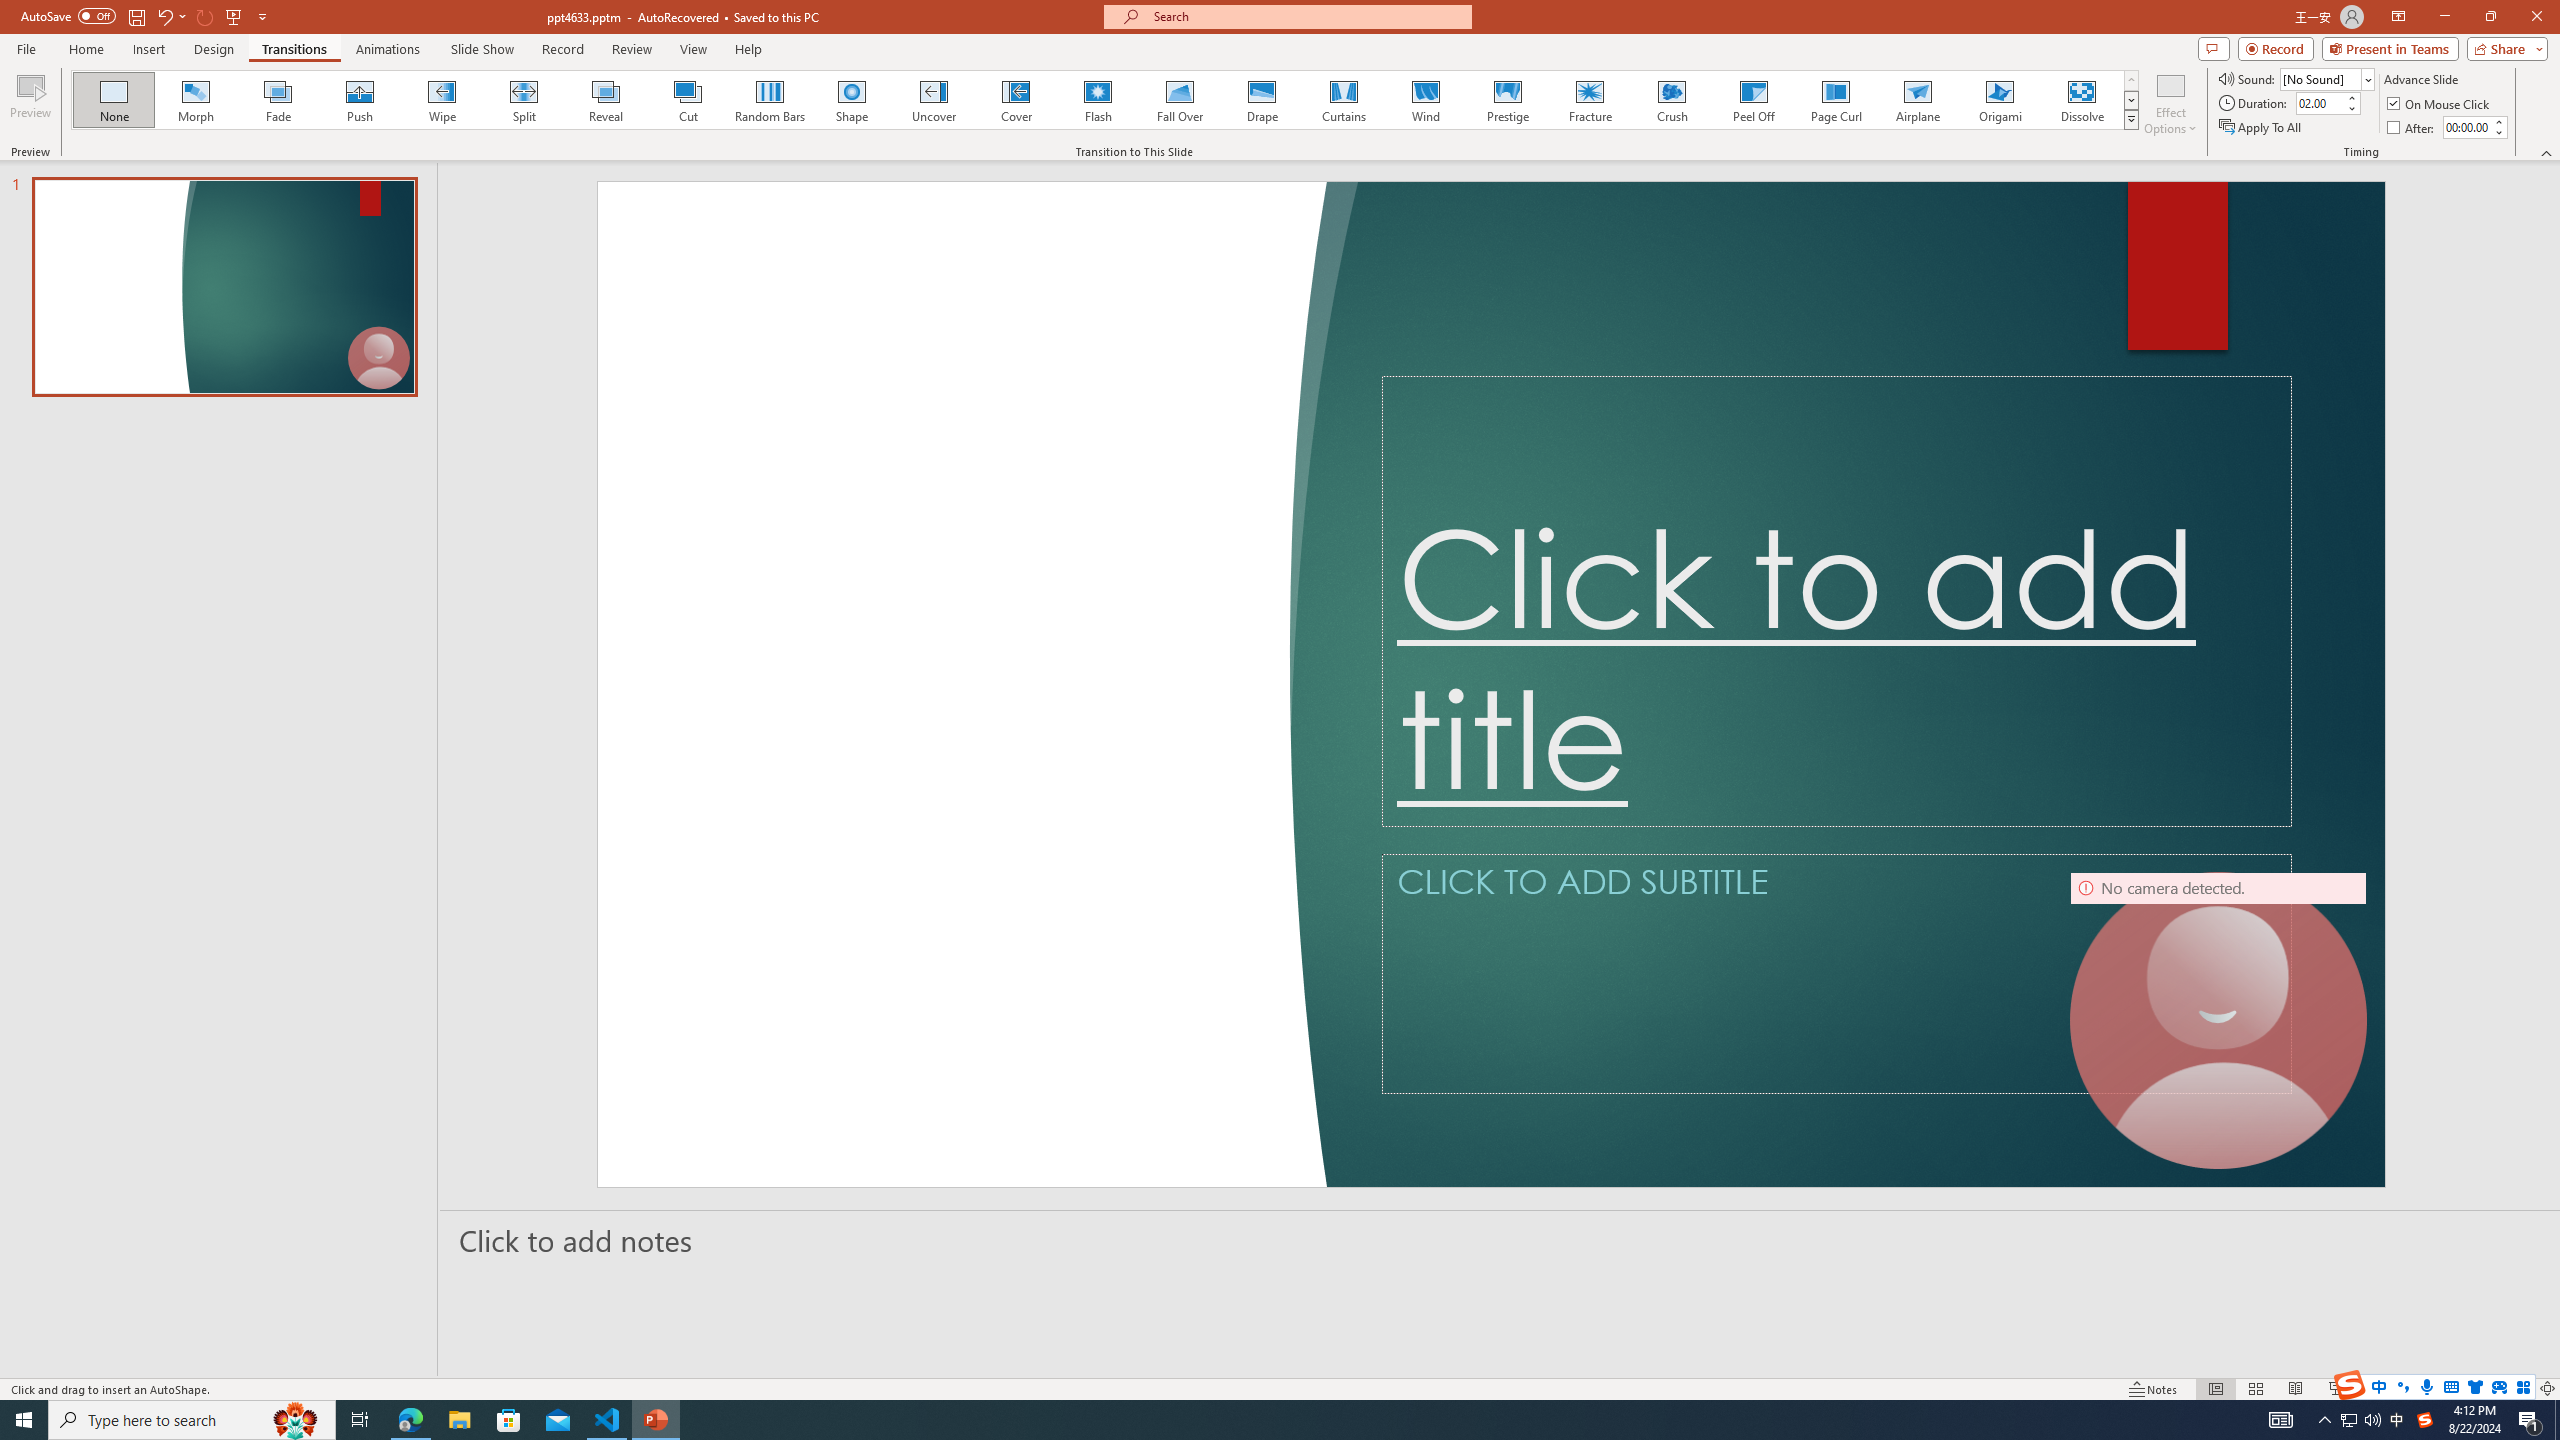 This screenshot has height=1440, width=2560. Describe the element at coordinates (1507, 99) in the screenshot. I see `'Prestige'` at that location.